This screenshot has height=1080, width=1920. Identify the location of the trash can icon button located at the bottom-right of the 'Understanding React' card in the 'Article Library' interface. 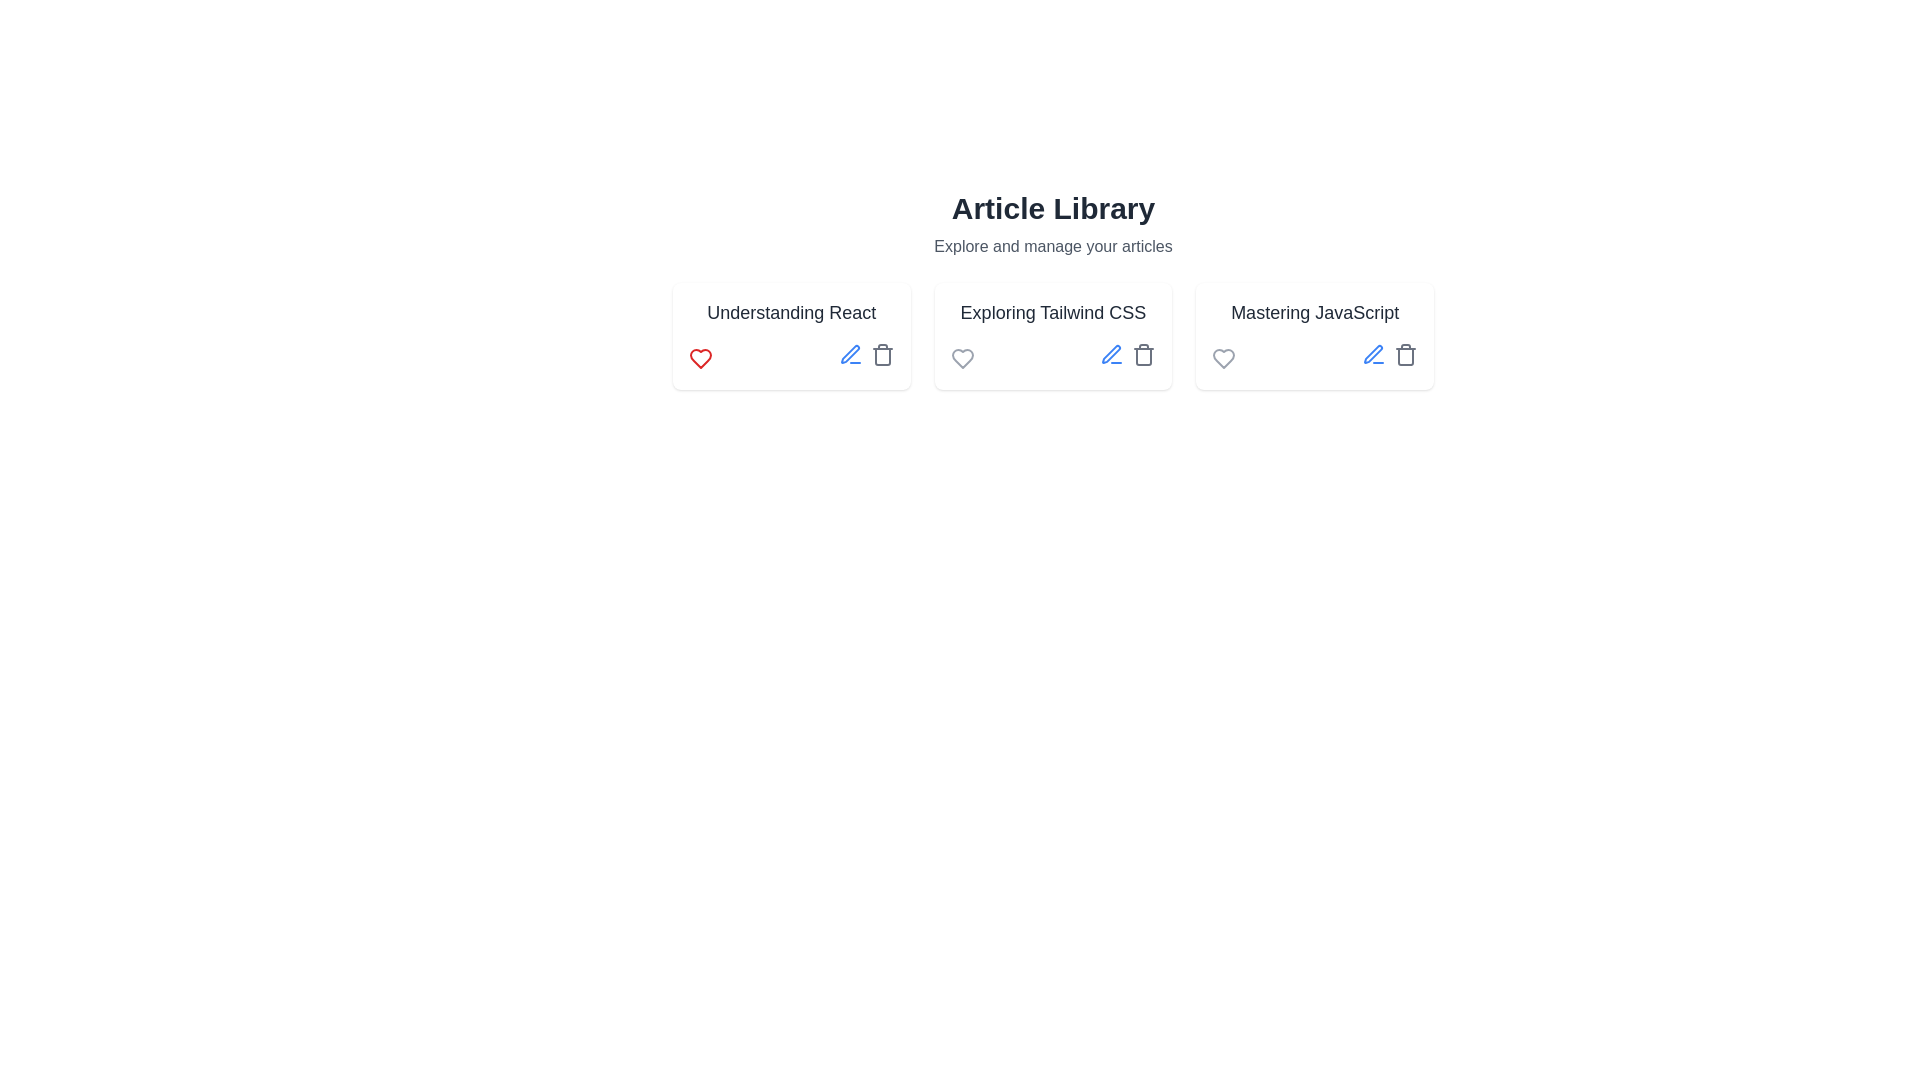
(881, 356).